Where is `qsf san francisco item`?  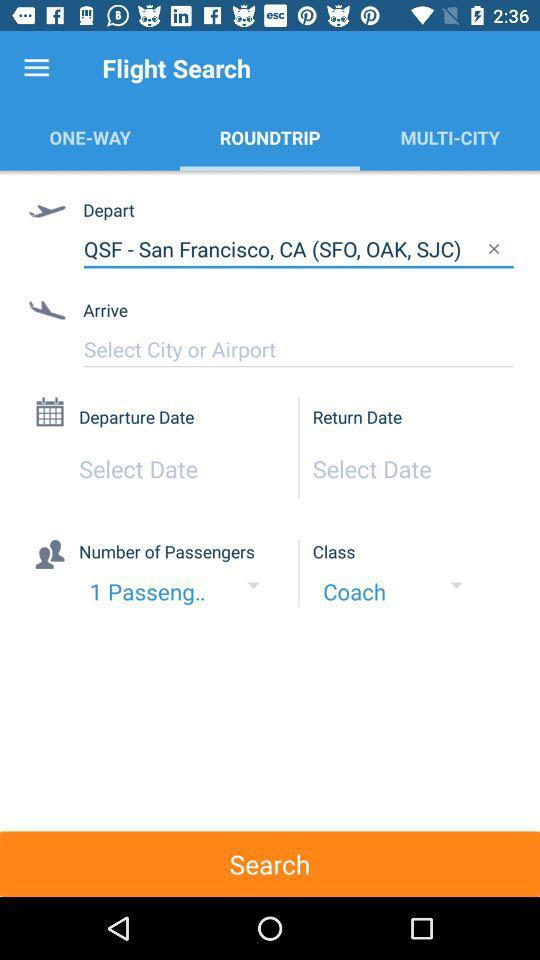 qsf san francisco item is located at coordinates (297, 248).